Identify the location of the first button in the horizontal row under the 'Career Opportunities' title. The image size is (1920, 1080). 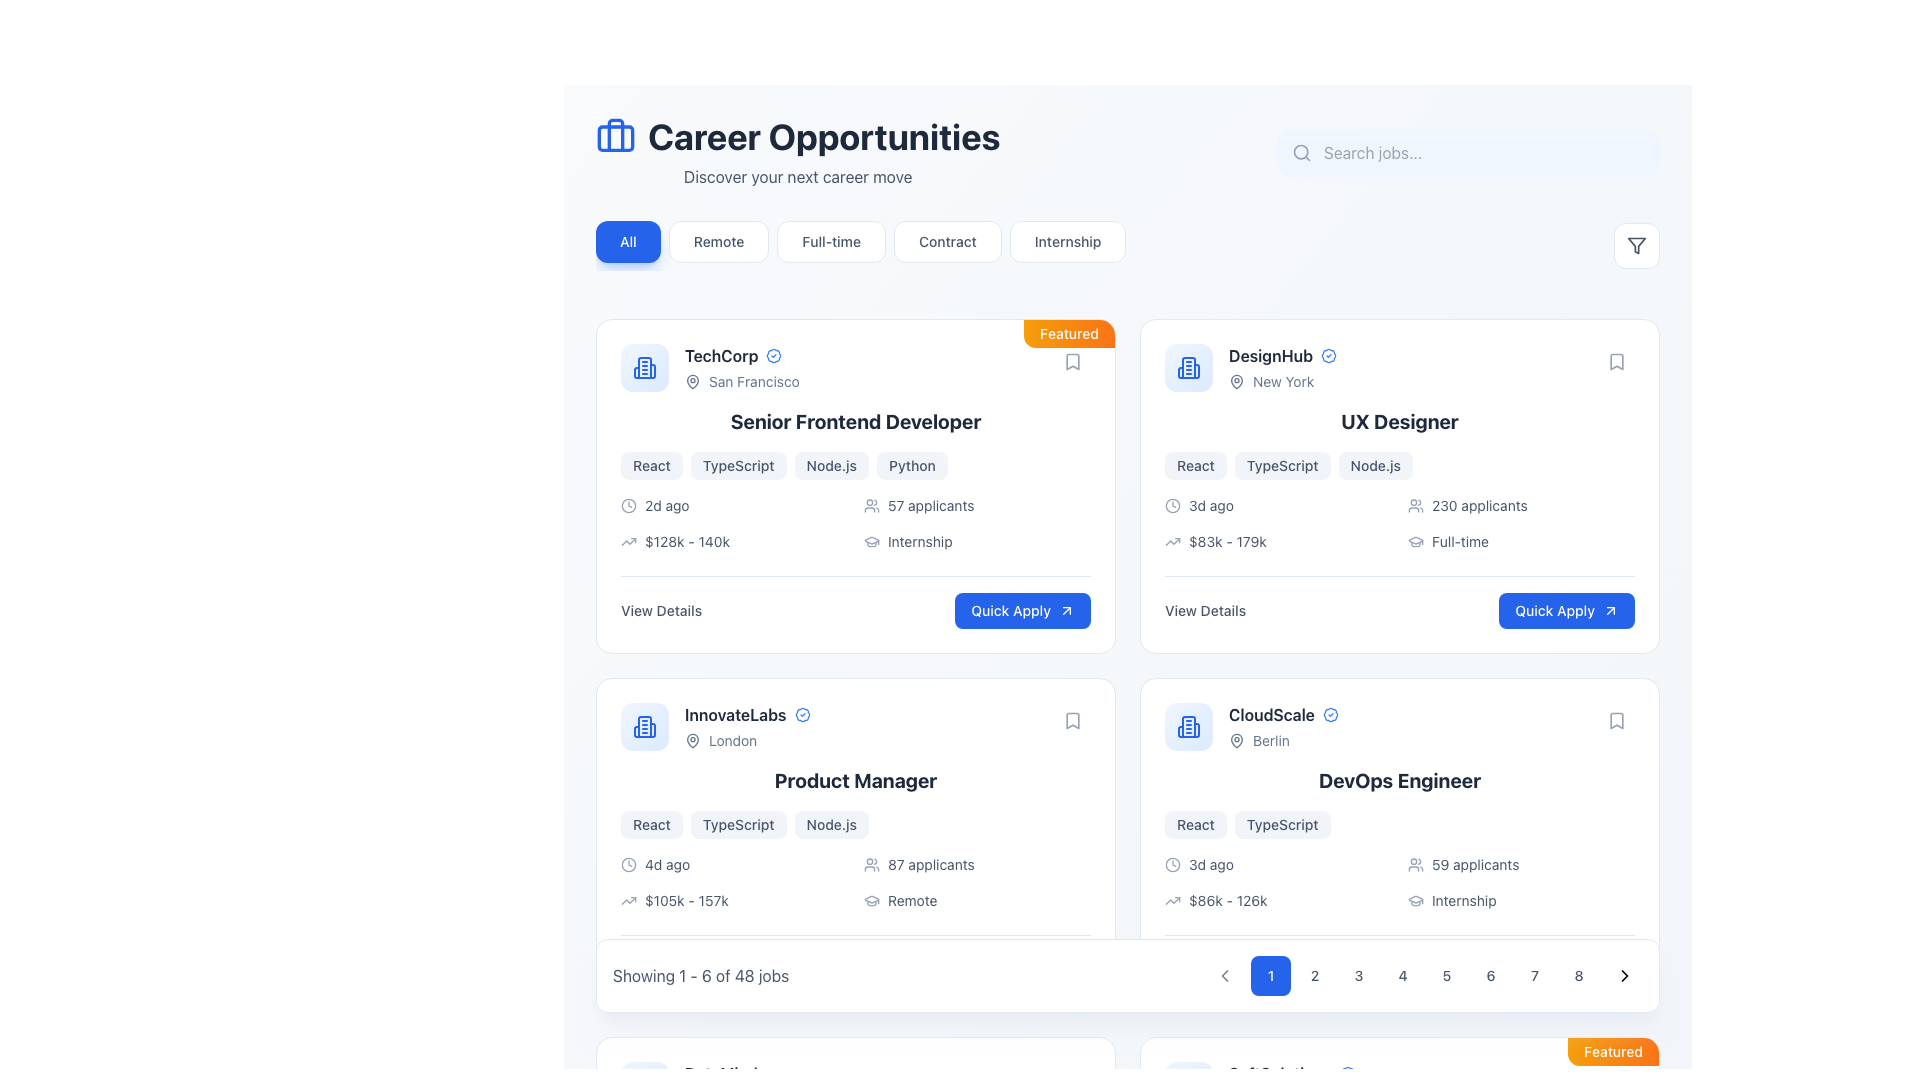
(627, 241).